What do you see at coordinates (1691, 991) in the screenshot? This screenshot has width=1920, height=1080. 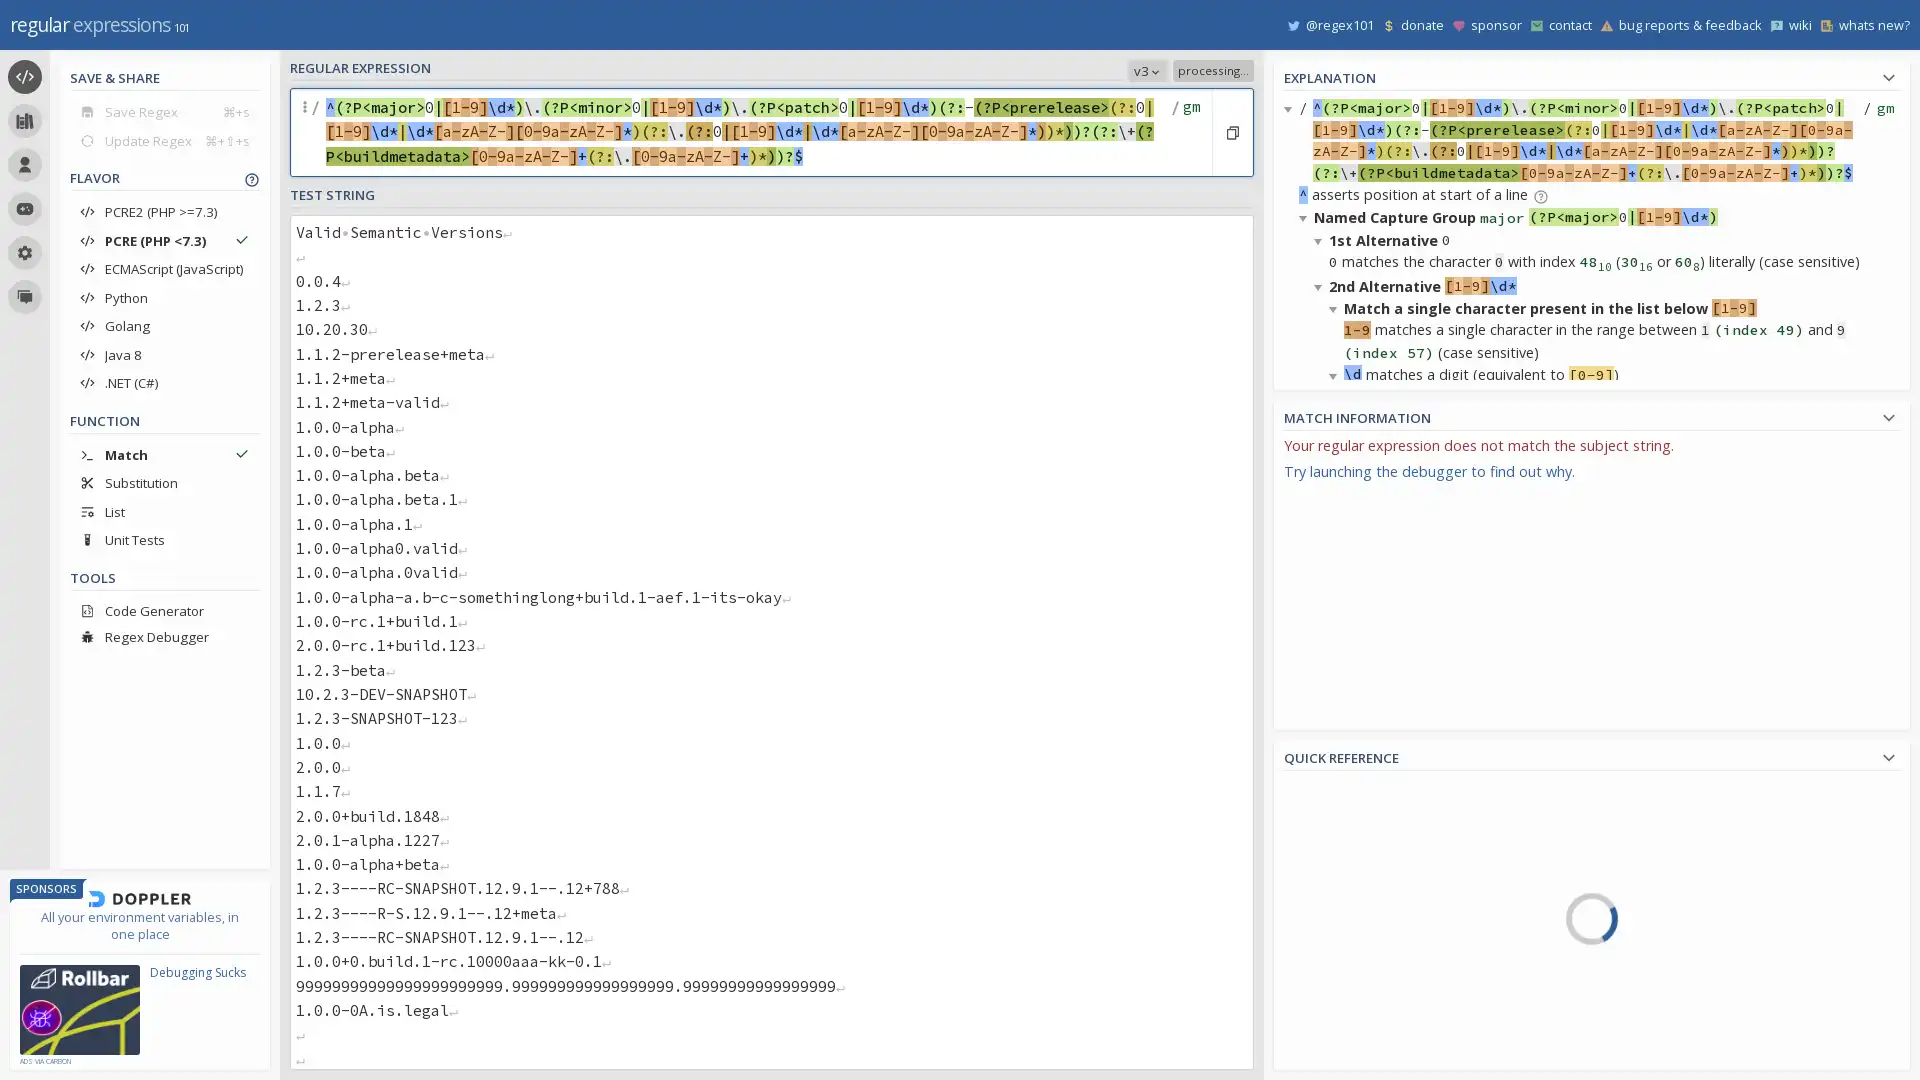 I see `Any whitespace character \s` at bounding box center [1691, 991].